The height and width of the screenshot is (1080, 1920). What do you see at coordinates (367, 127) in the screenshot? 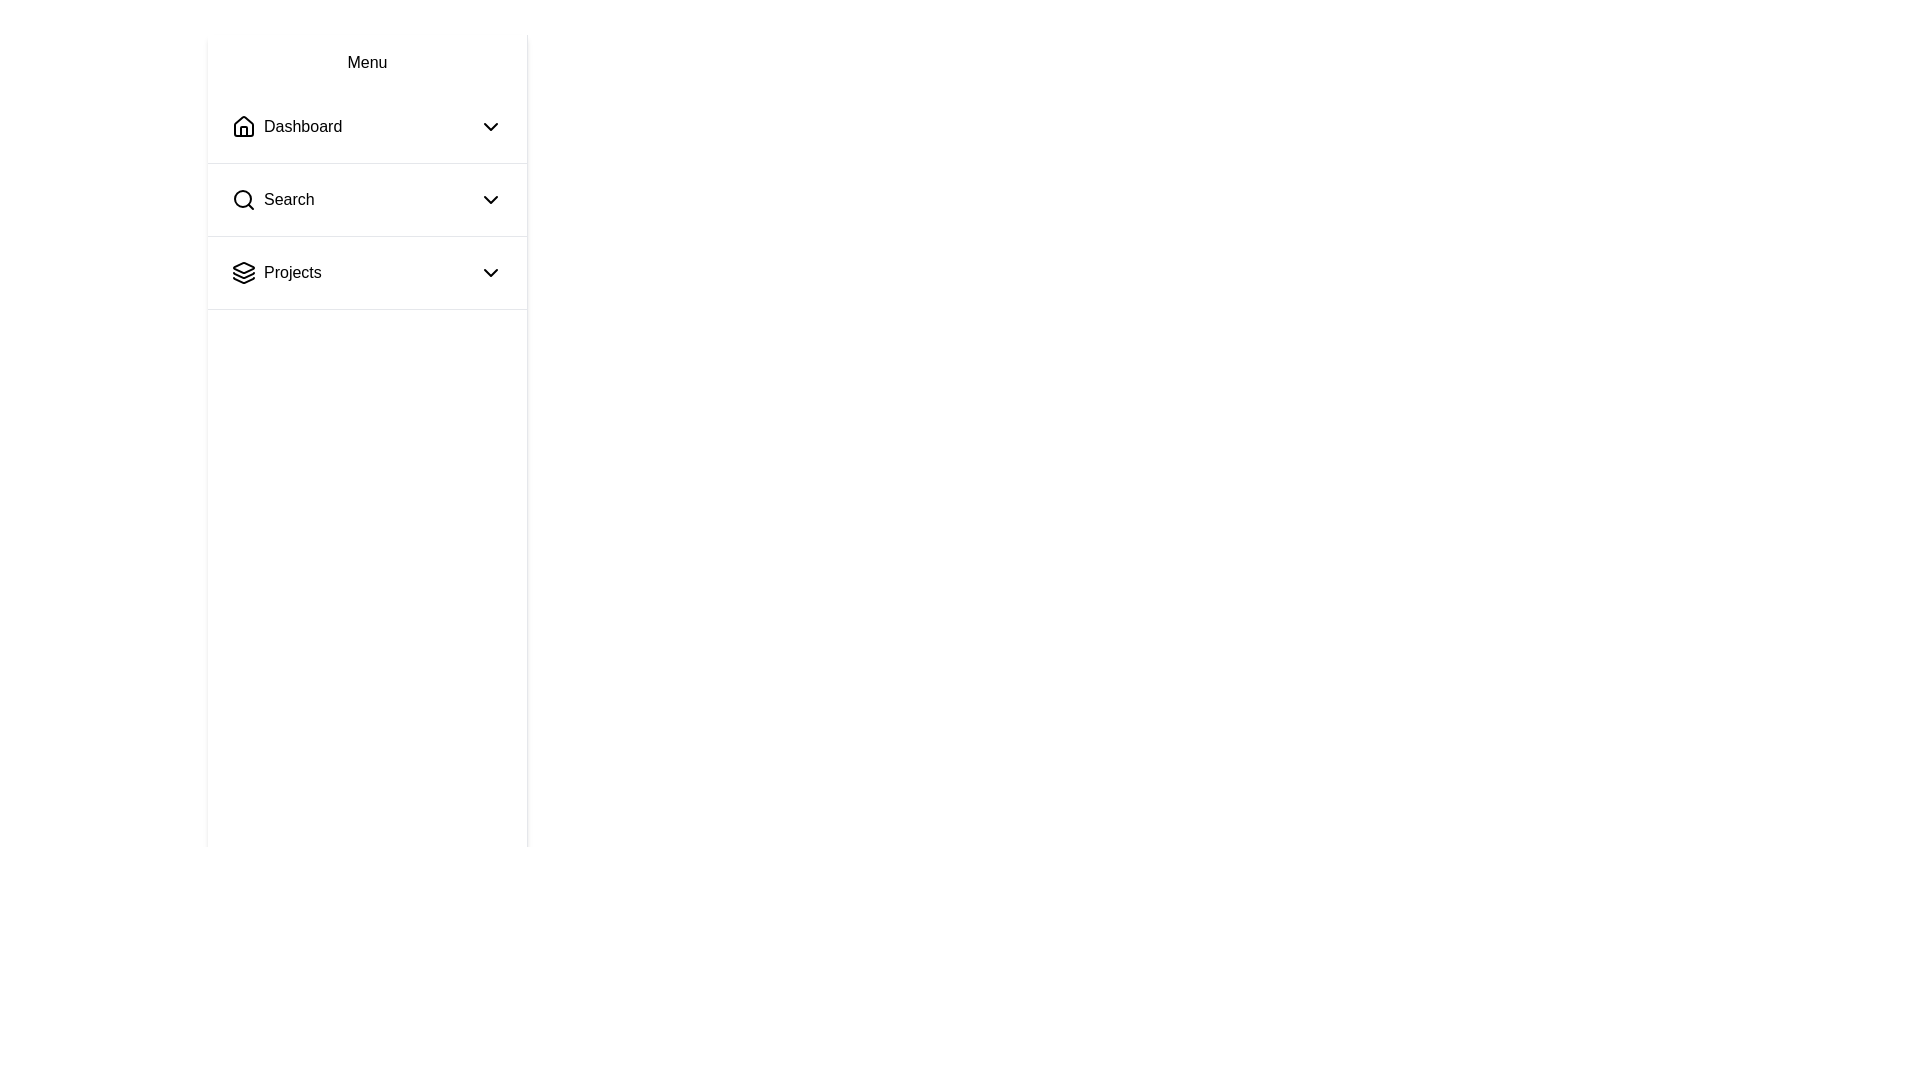
I see `the first row in the sidebar navigation menu labeled 'Dashboard'` at bounding box center [367, 127].